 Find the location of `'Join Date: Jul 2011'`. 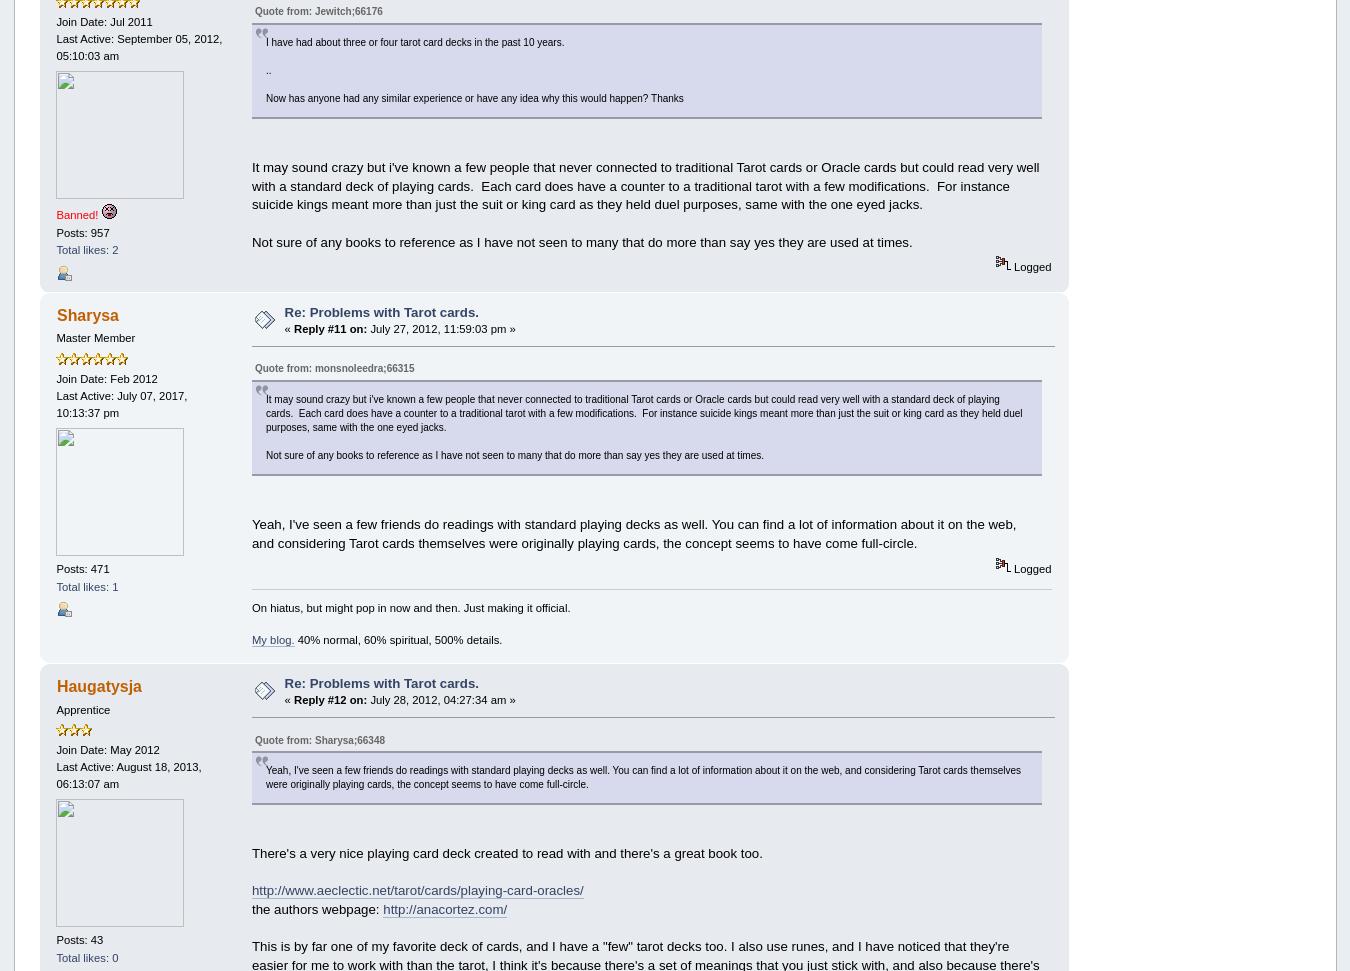

'Join Date: Jul 2011' is located at coordinates (102, 20).